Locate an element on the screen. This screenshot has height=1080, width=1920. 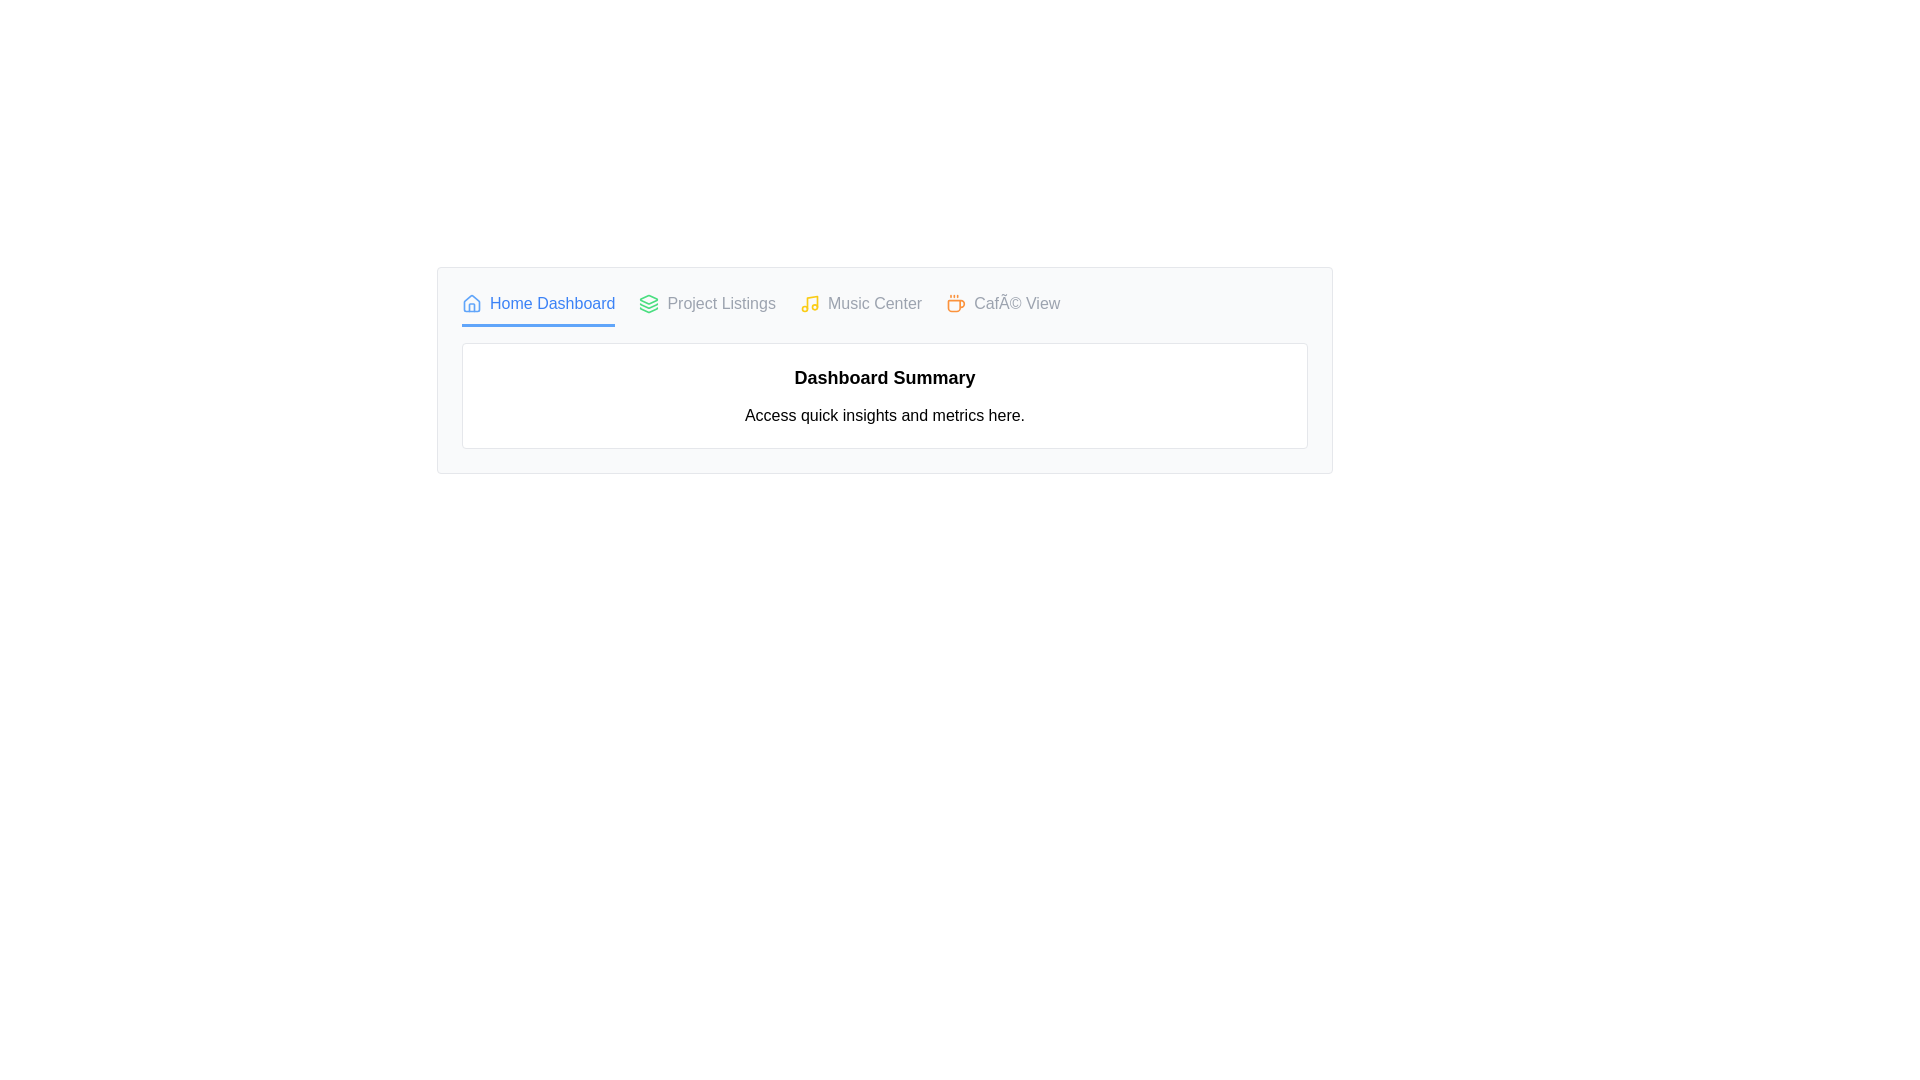
the small yellow music note icon located in the horizontal navigation bar adjacent to the 'Music Center' text is located at coordinates (809, 304).